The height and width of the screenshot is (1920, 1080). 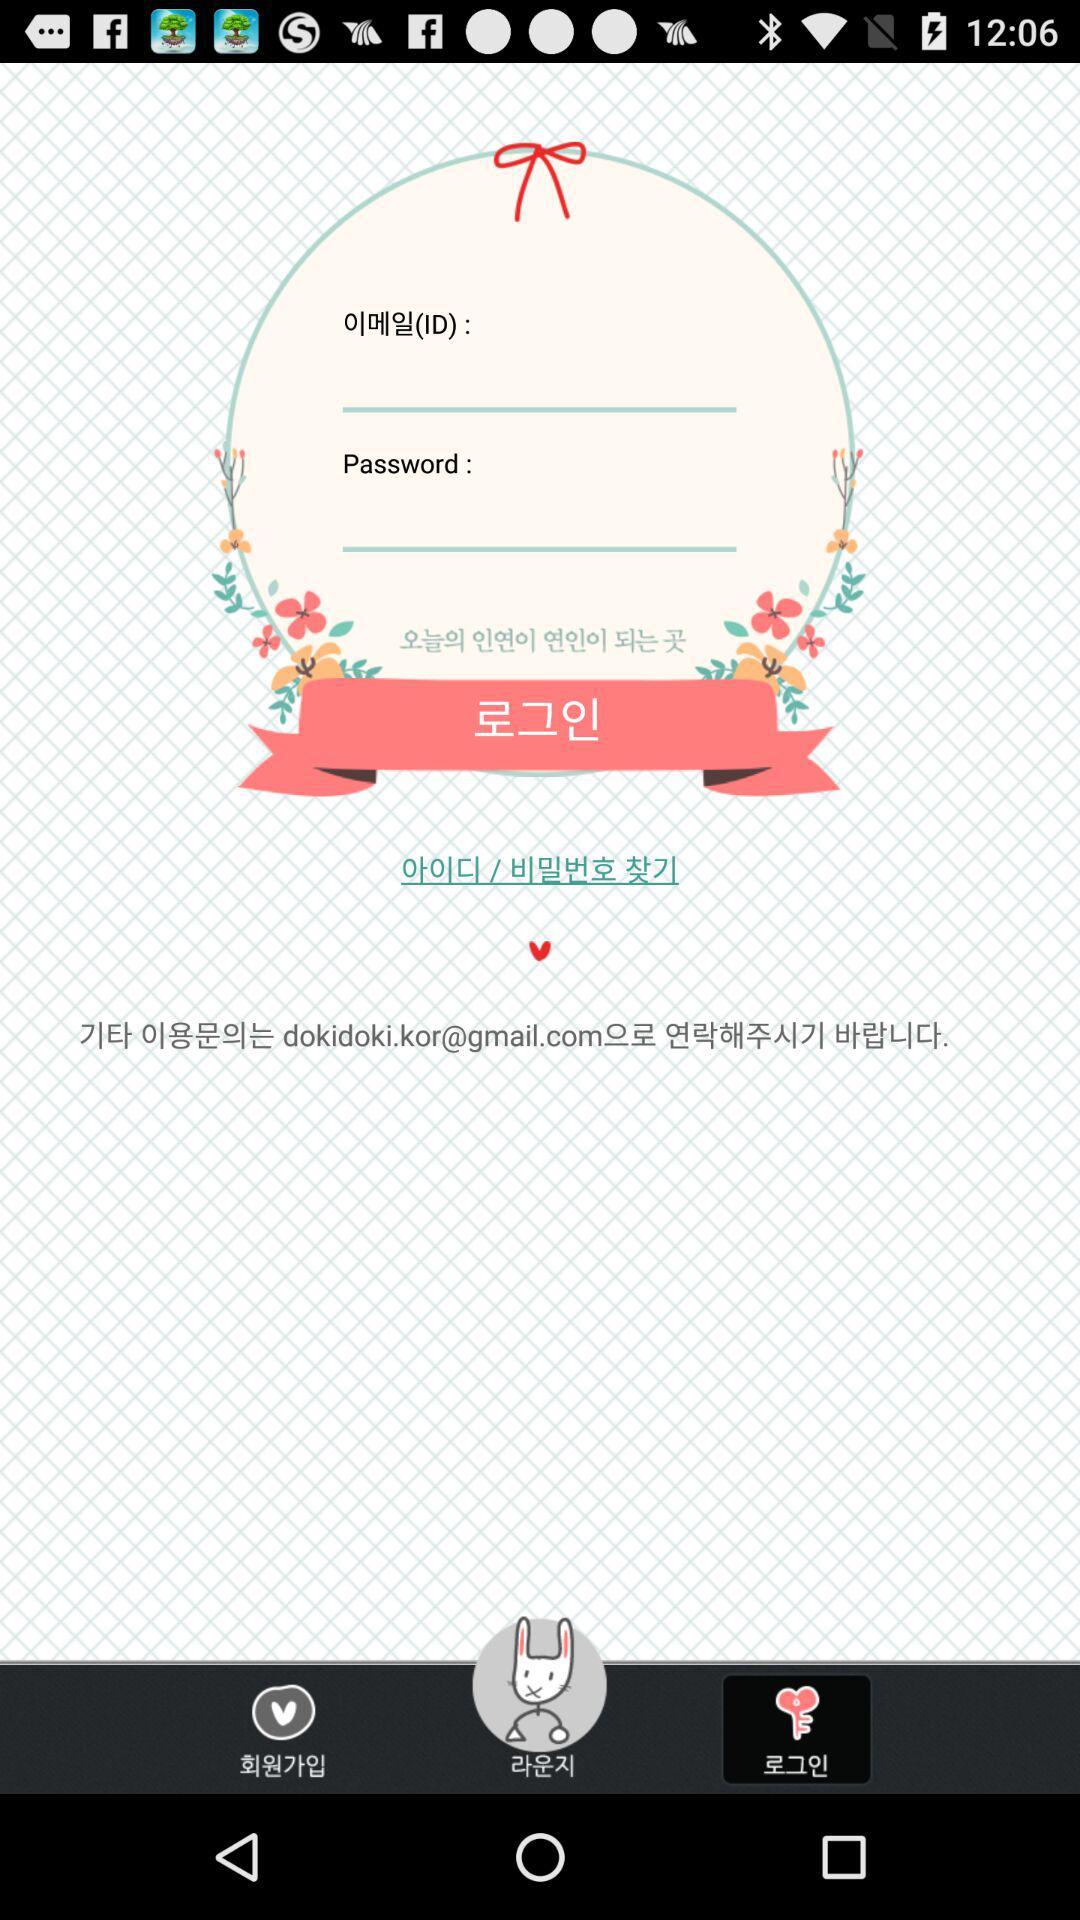 What do you see at coordinates (538, 376) in the screenshot?
I see `username` at bounding box center [538, 376].